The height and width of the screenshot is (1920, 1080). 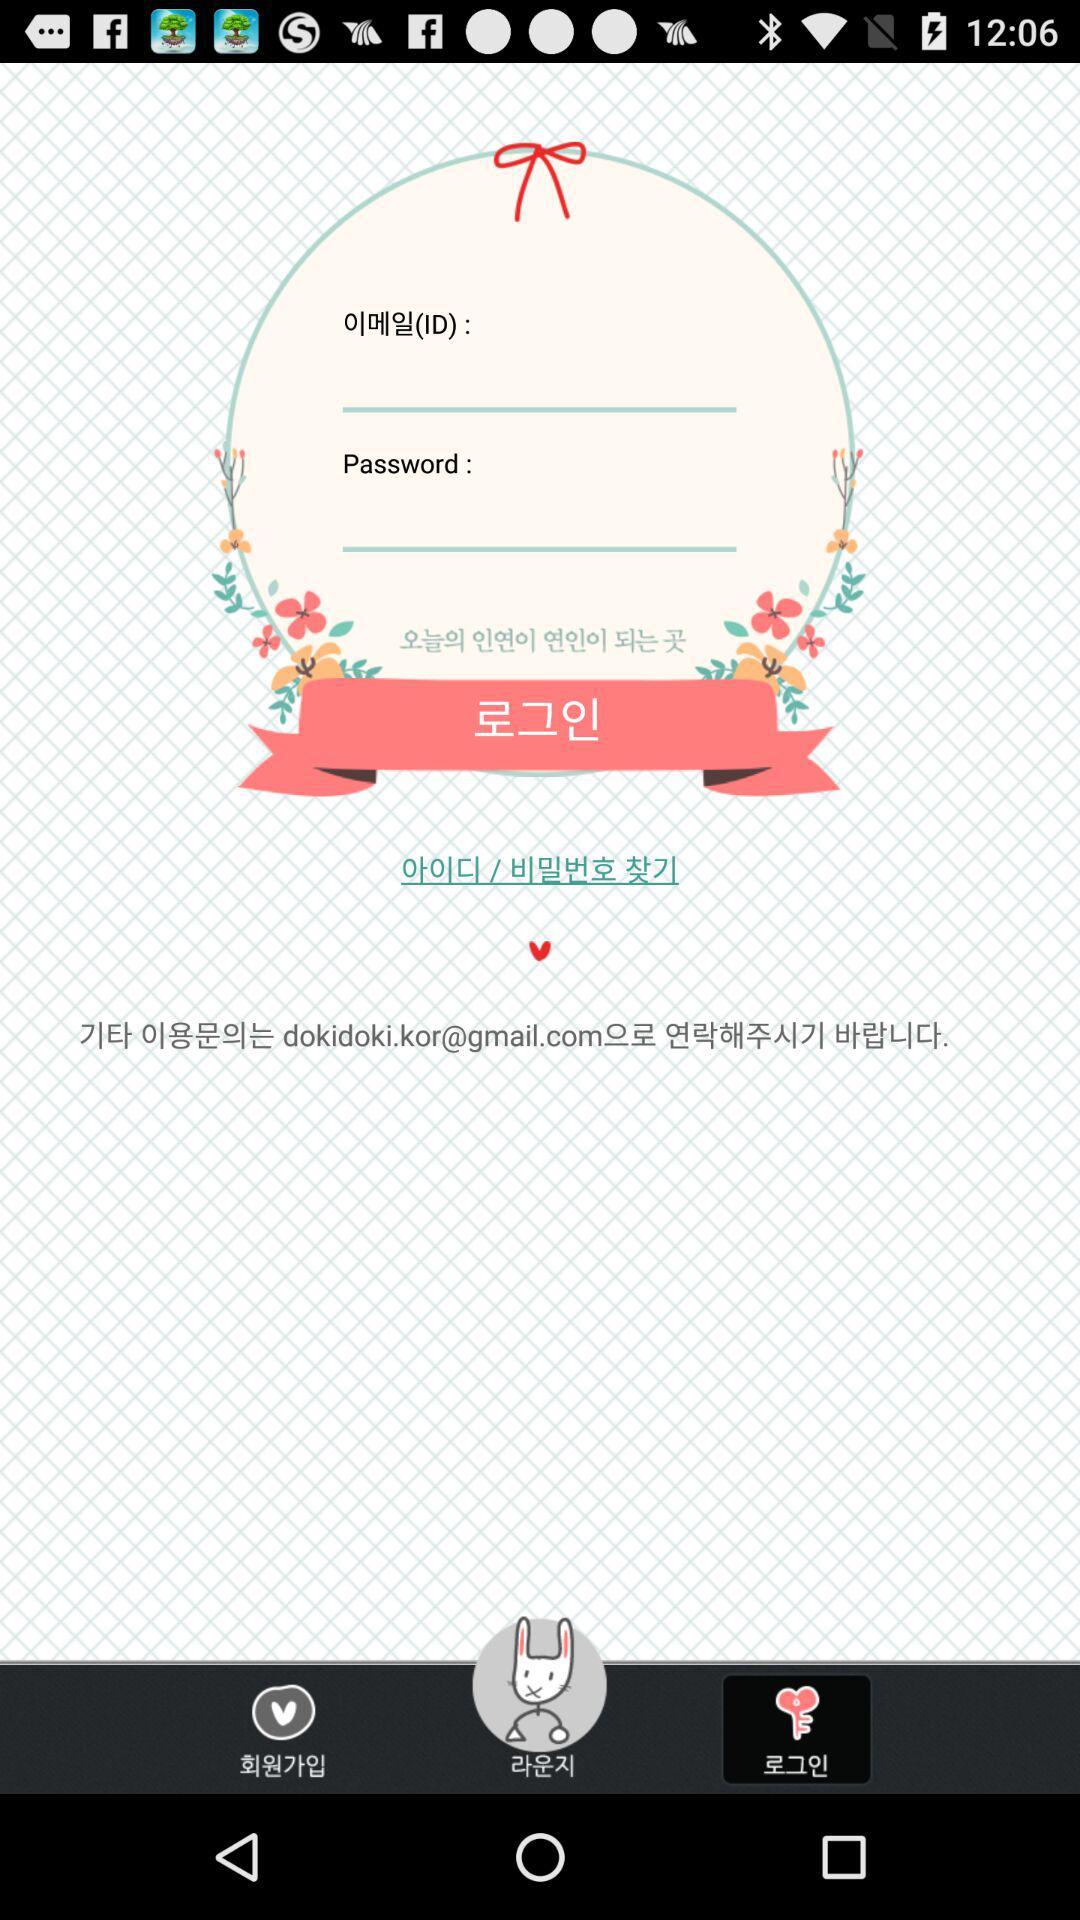 What do you see at coordinates (538, 376) in the screenshot?
I see `username` at bounding box center [538, 376].